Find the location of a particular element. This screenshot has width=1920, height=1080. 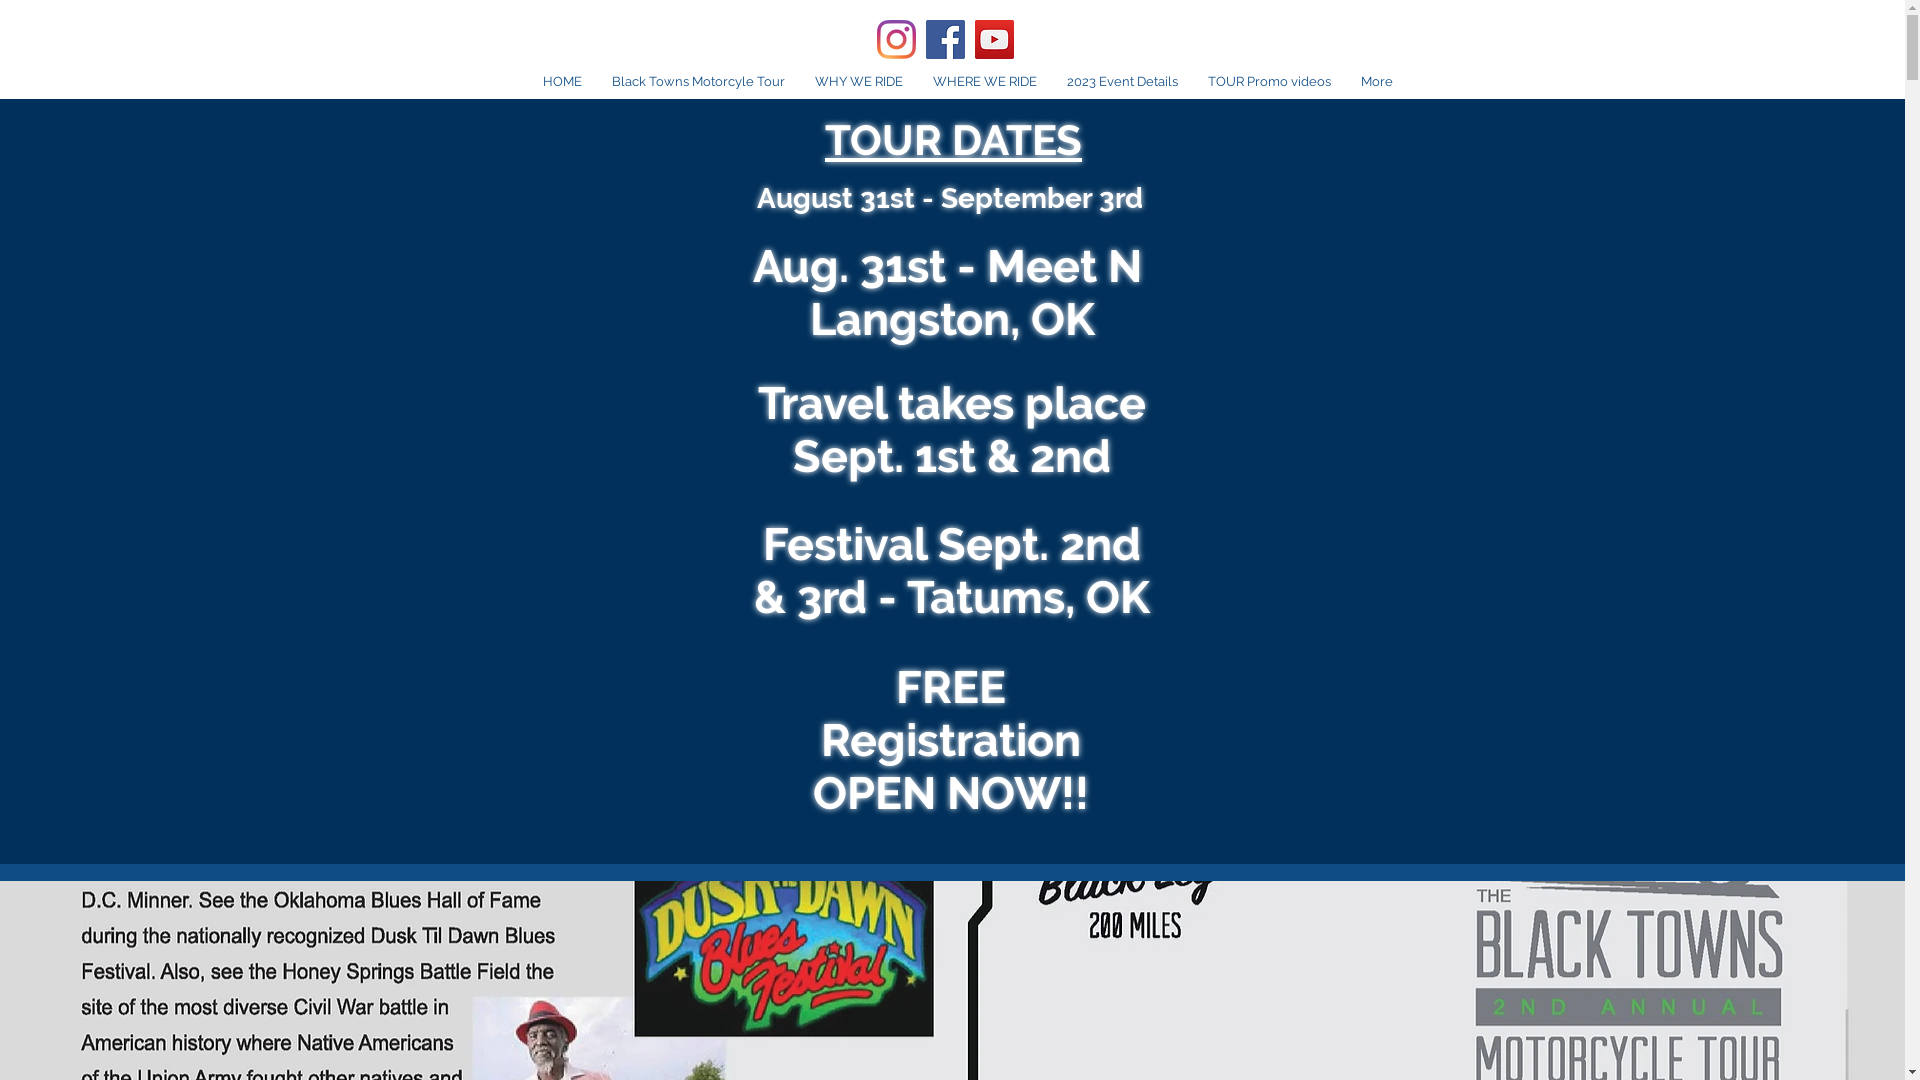

'Aug. 31st - Meet N  Langston, OK' is located at coordinates (950, 293).